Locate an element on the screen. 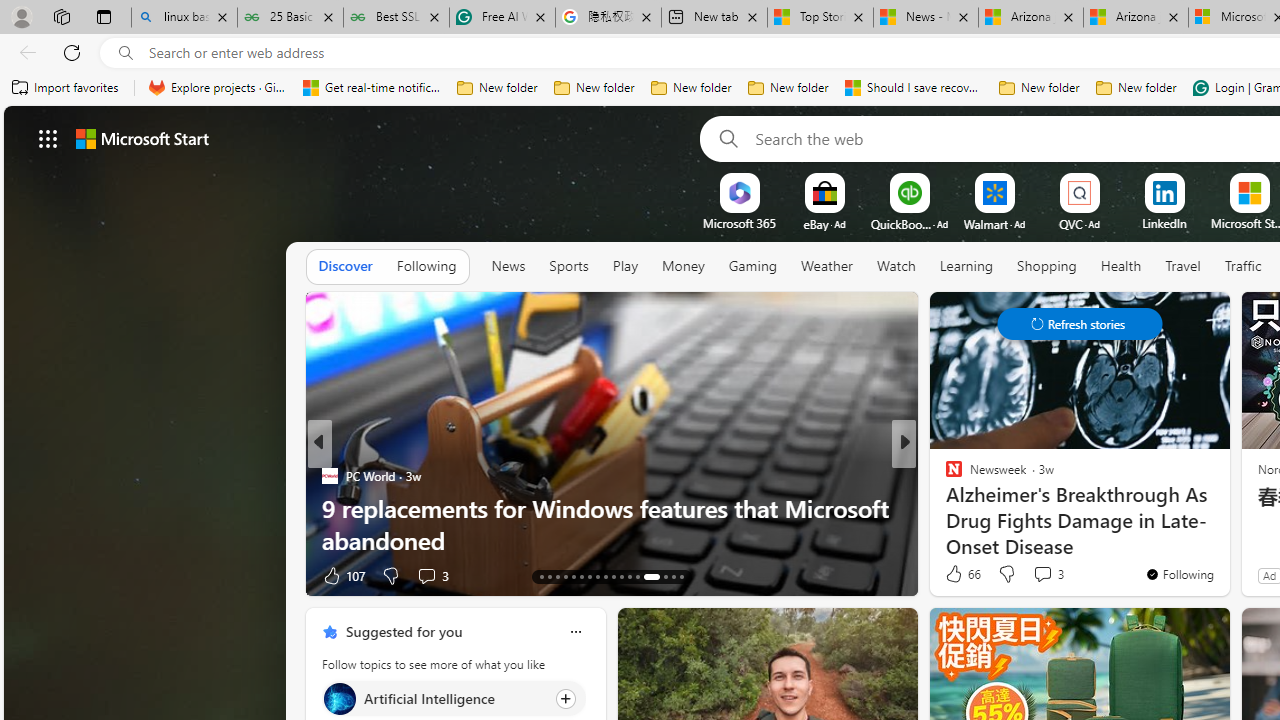  'Money' is located at coordinates (682, 266).